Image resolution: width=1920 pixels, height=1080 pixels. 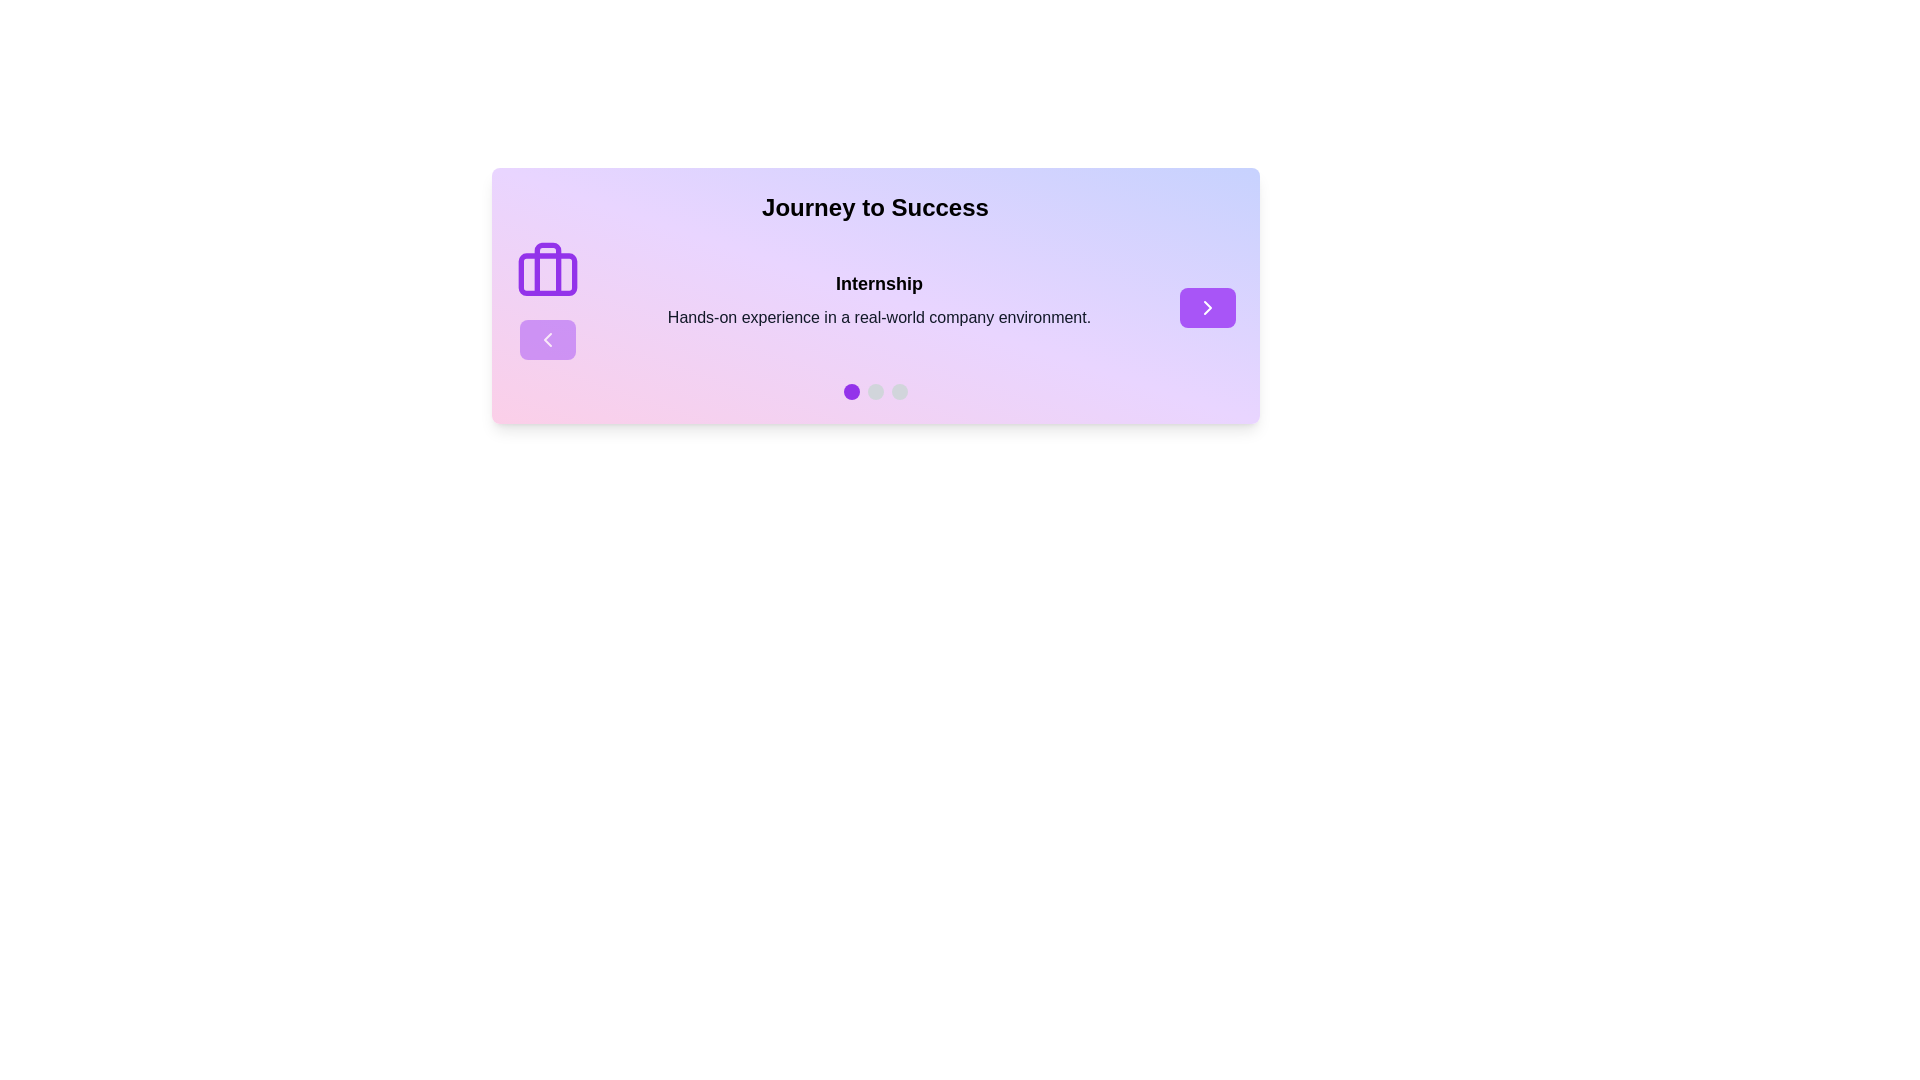 What do you see at coordinates (547, 272) in the screenshot?
I see `the decorative icon that visually represents the 'Internship' text, located near the top-left area, above a button element` at bounding box center [547, 272].